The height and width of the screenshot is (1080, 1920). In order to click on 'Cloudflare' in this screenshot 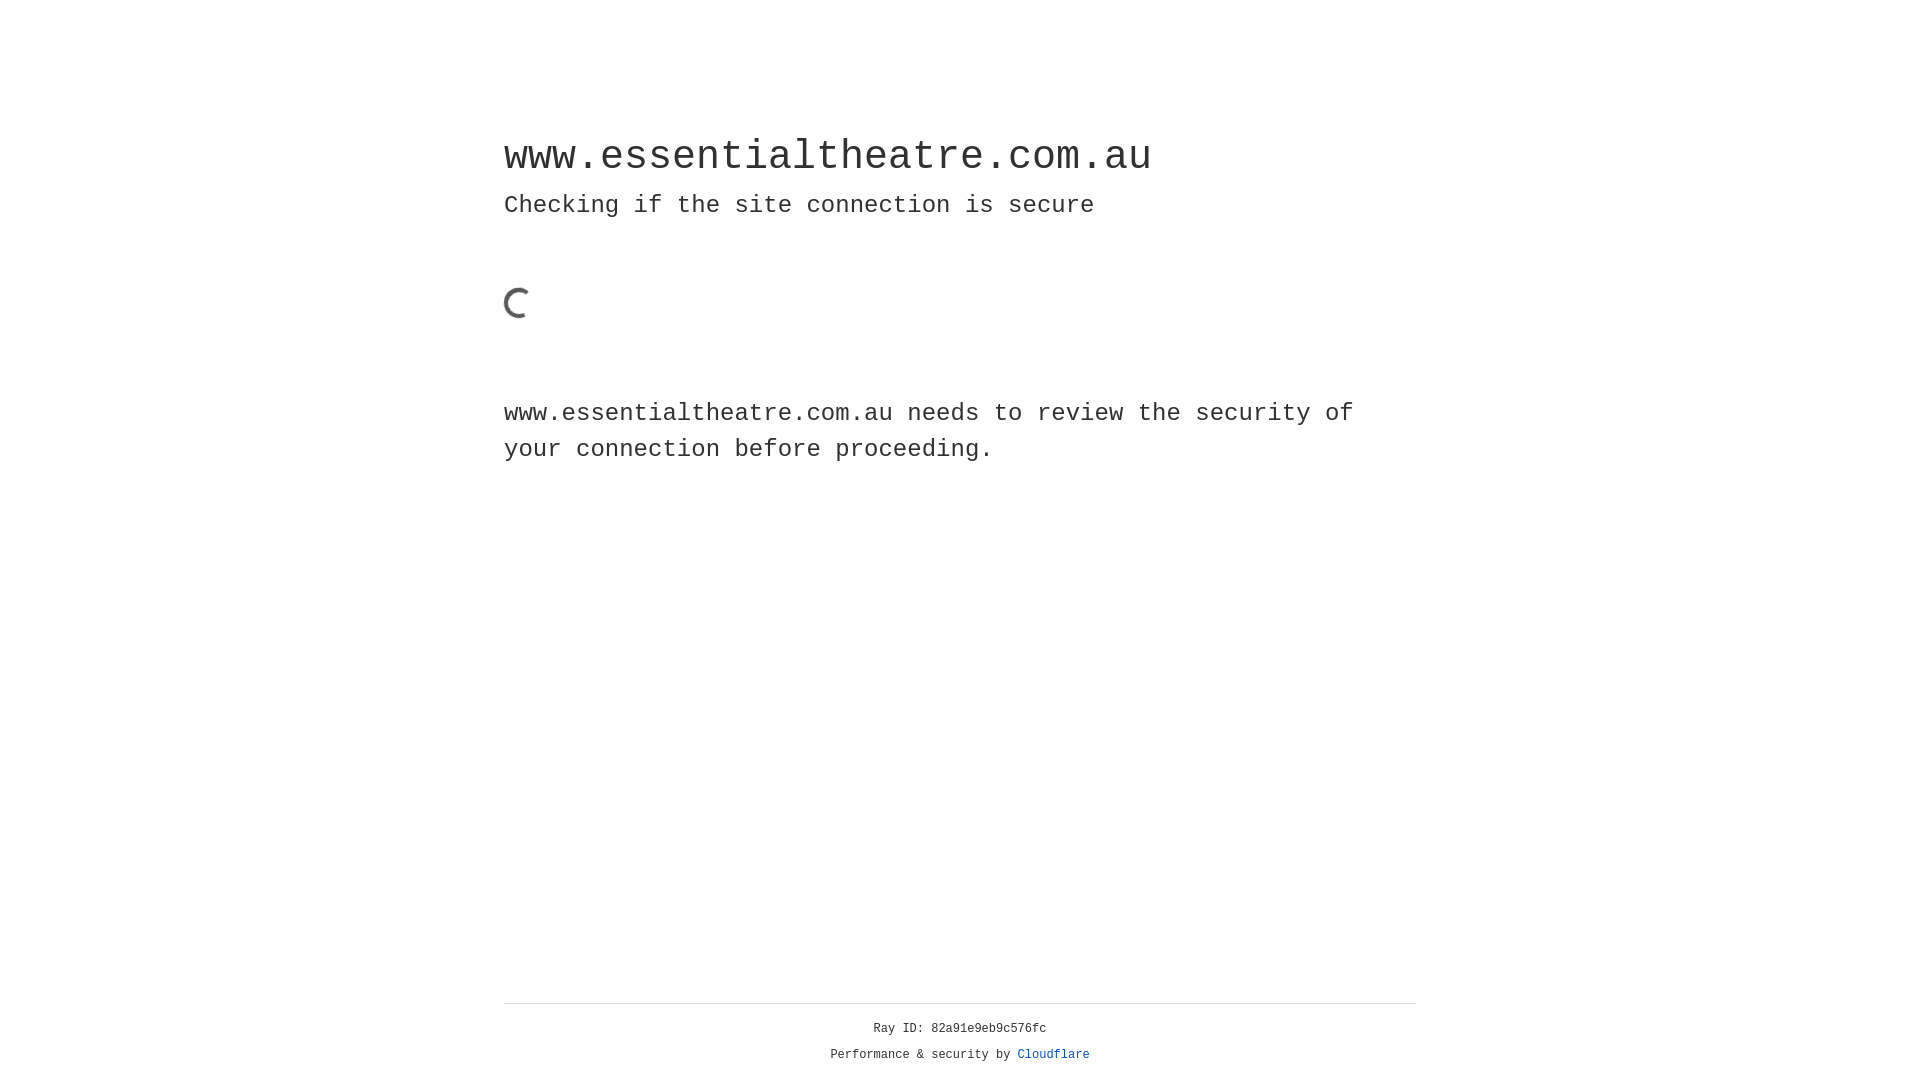, I will do `click(1053, 1054)`.